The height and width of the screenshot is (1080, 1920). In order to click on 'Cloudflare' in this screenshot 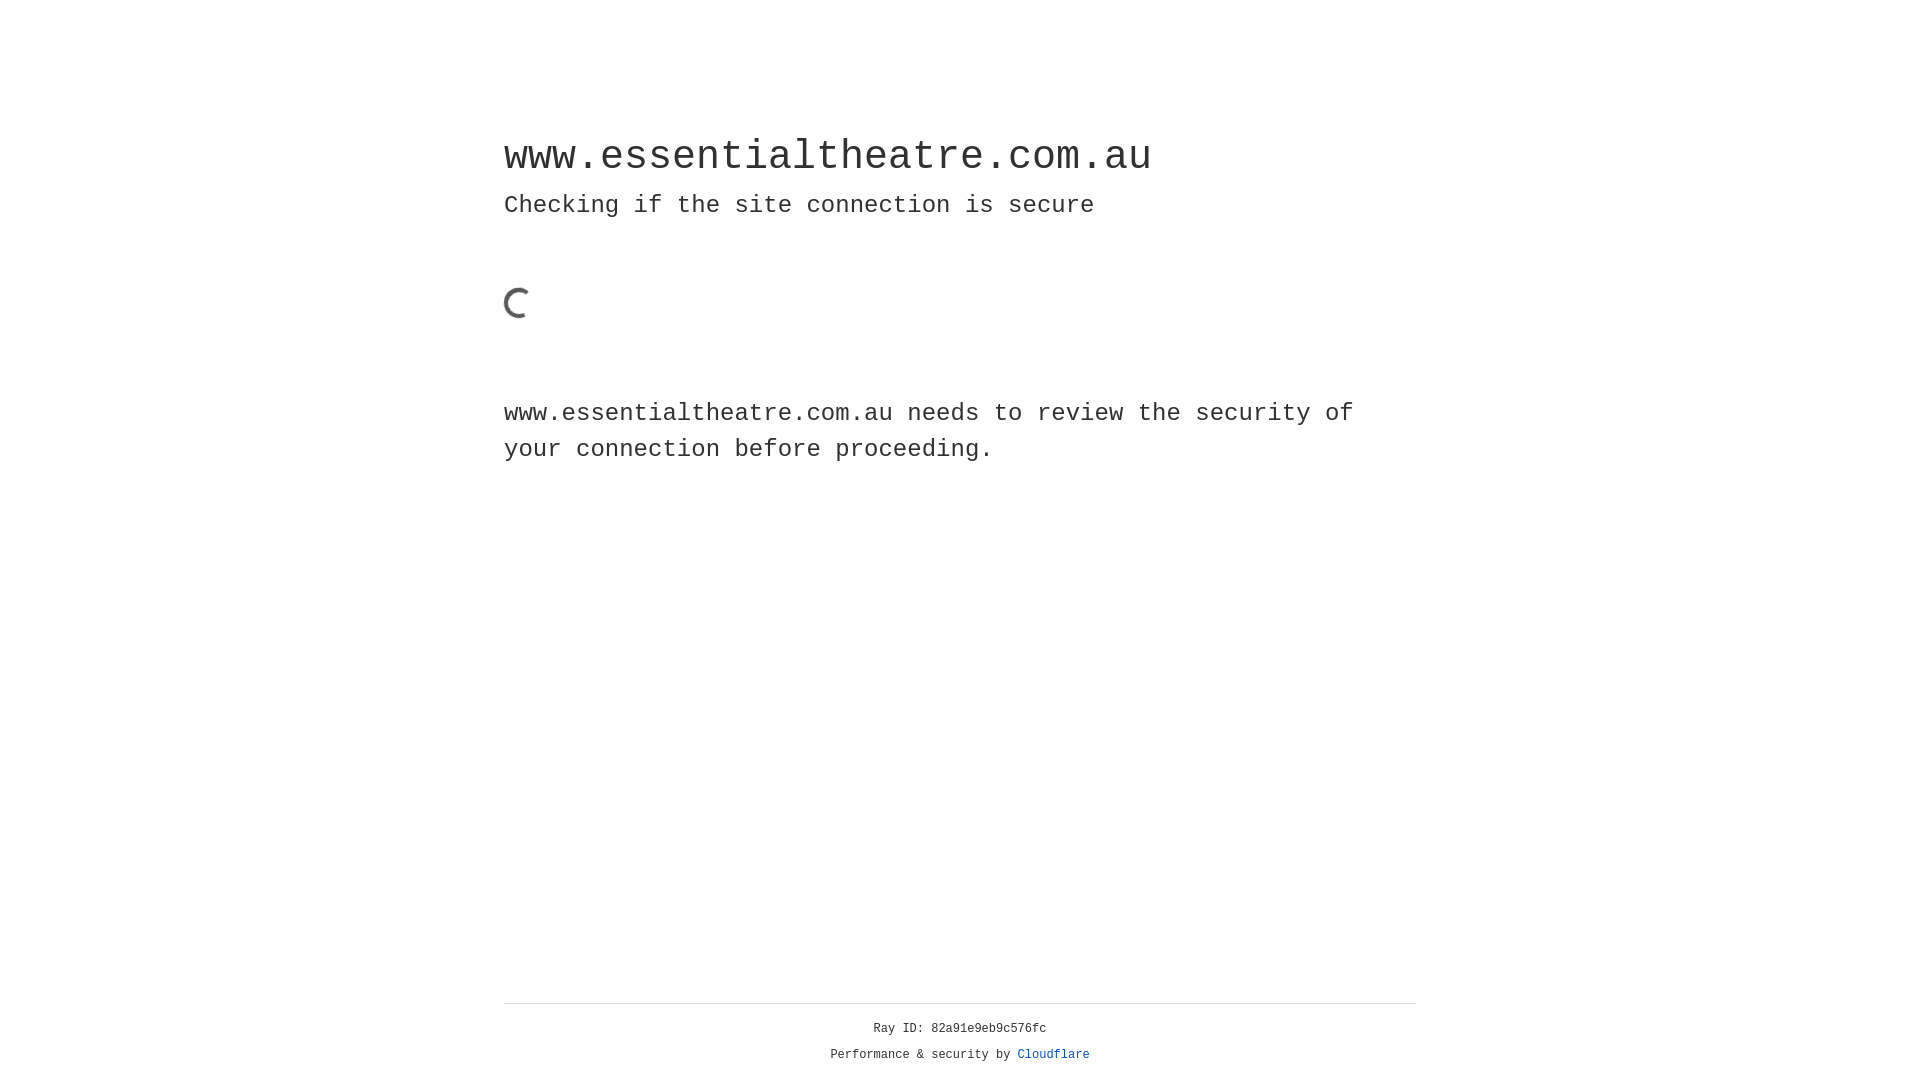, I will do `click(1053, 1054)`.